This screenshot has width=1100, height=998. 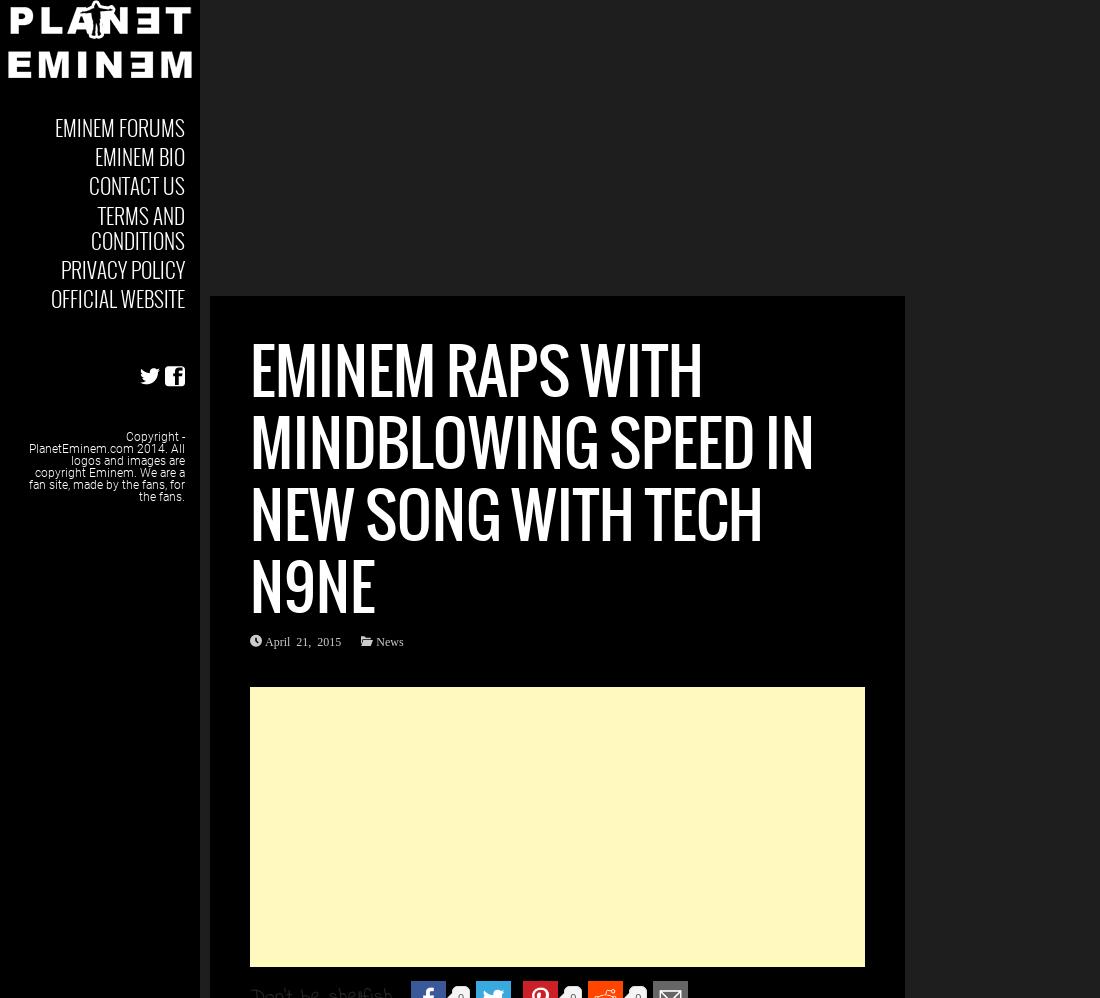 I want to click on 'Privacy Policy', so click(x=122, y=267).